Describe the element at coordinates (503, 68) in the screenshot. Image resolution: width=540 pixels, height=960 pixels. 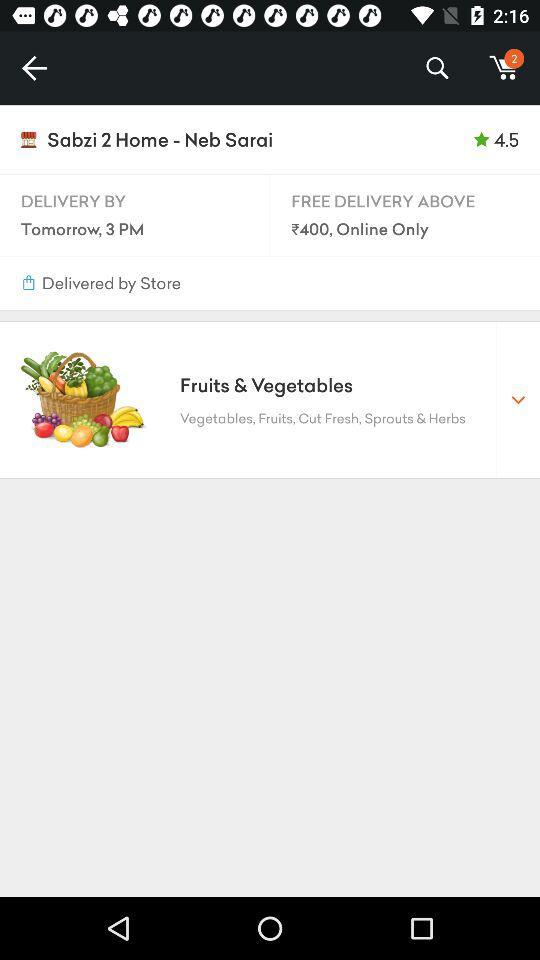
I see `icon next to the %` at that location.